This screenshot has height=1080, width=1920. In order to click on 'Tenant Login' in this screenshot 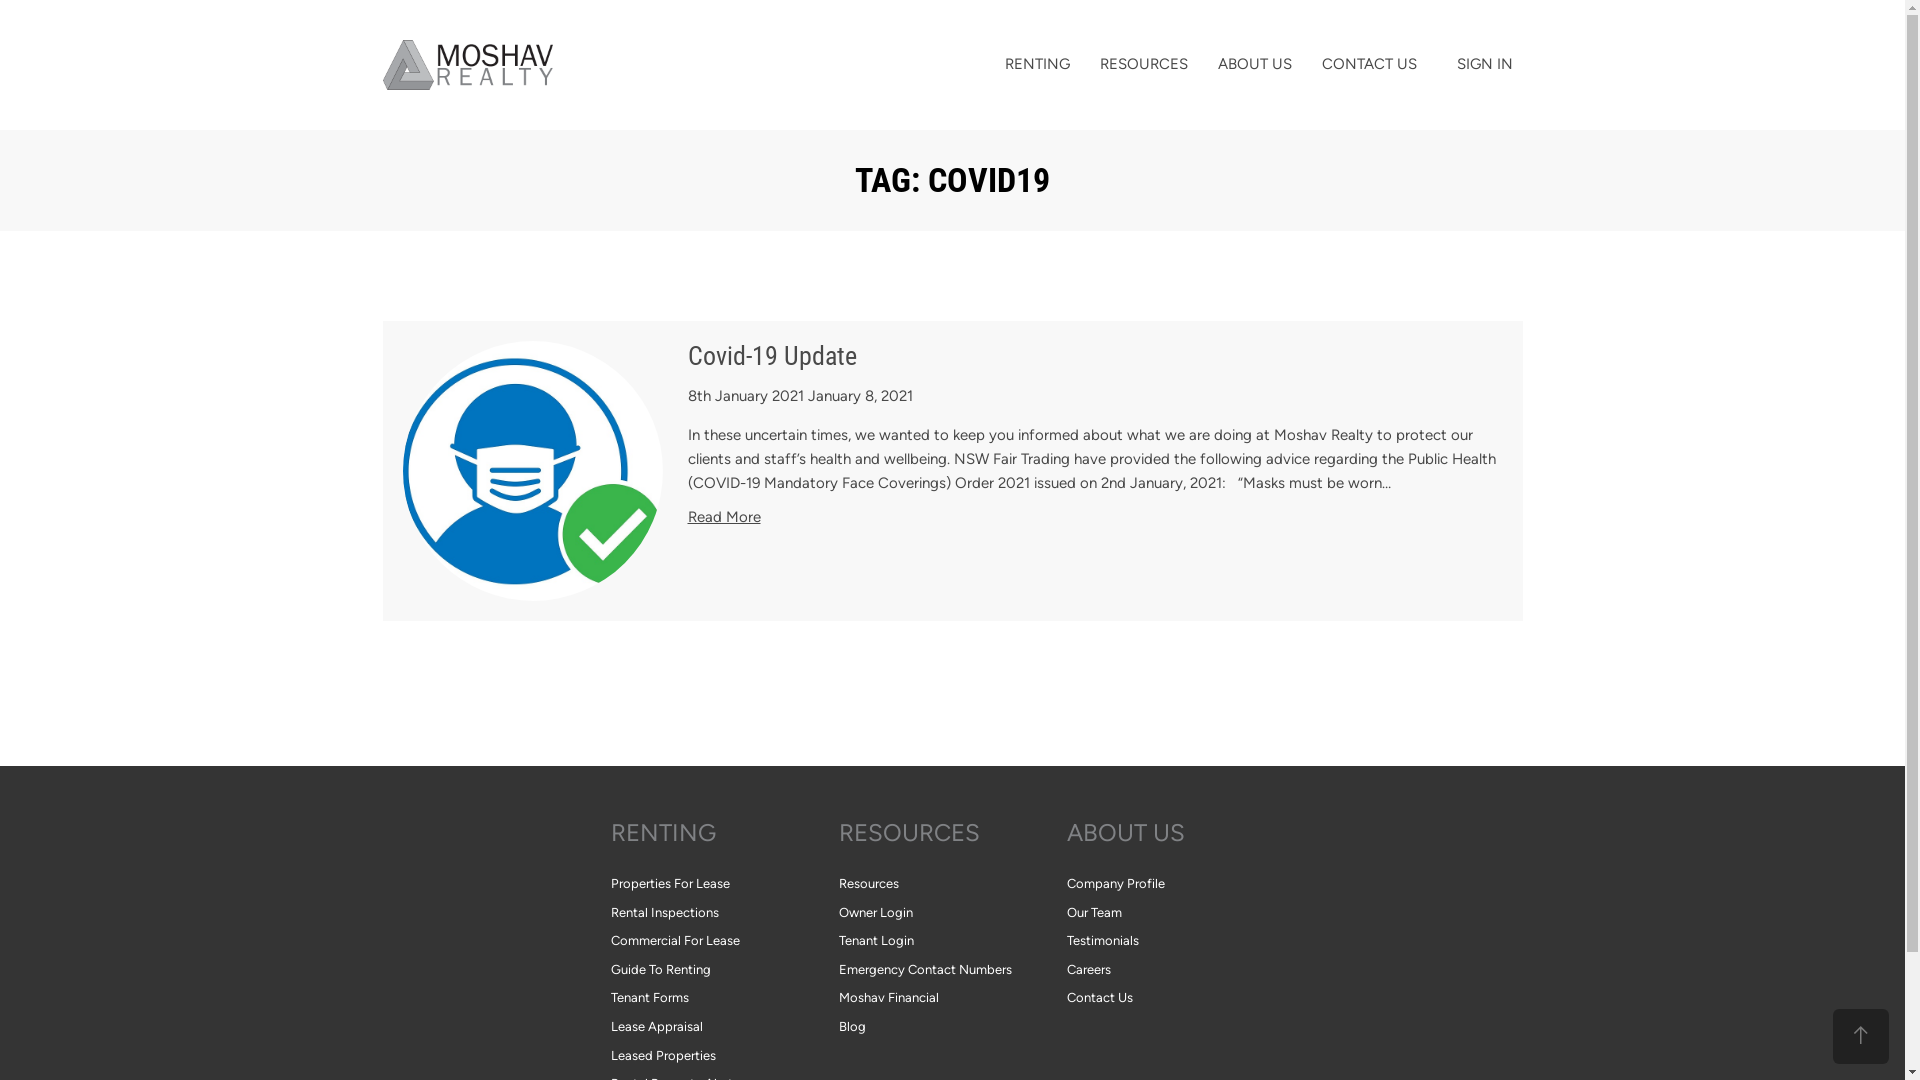, I will do `click(950, 941)`.